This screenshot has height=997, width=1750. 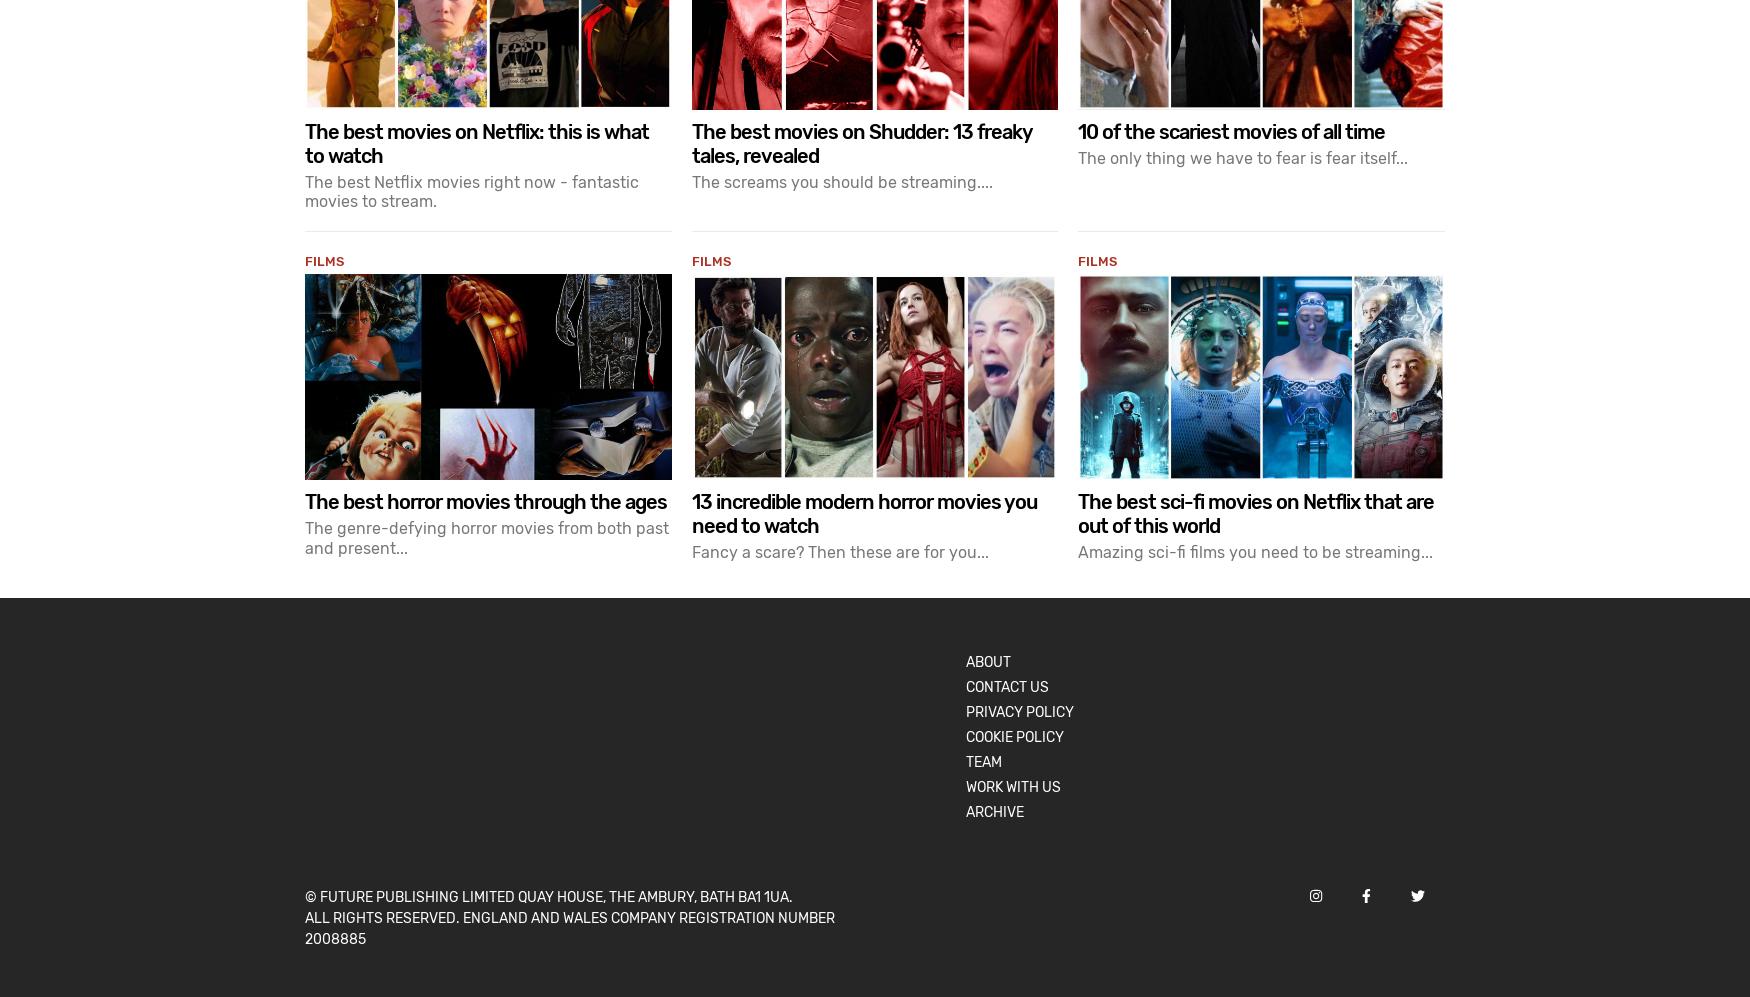 What do you see at coordinates (304, 536) in the screenshot?
I see `'The genre-defying horror movies from both past and present...'` at bounding box center [304, 536].